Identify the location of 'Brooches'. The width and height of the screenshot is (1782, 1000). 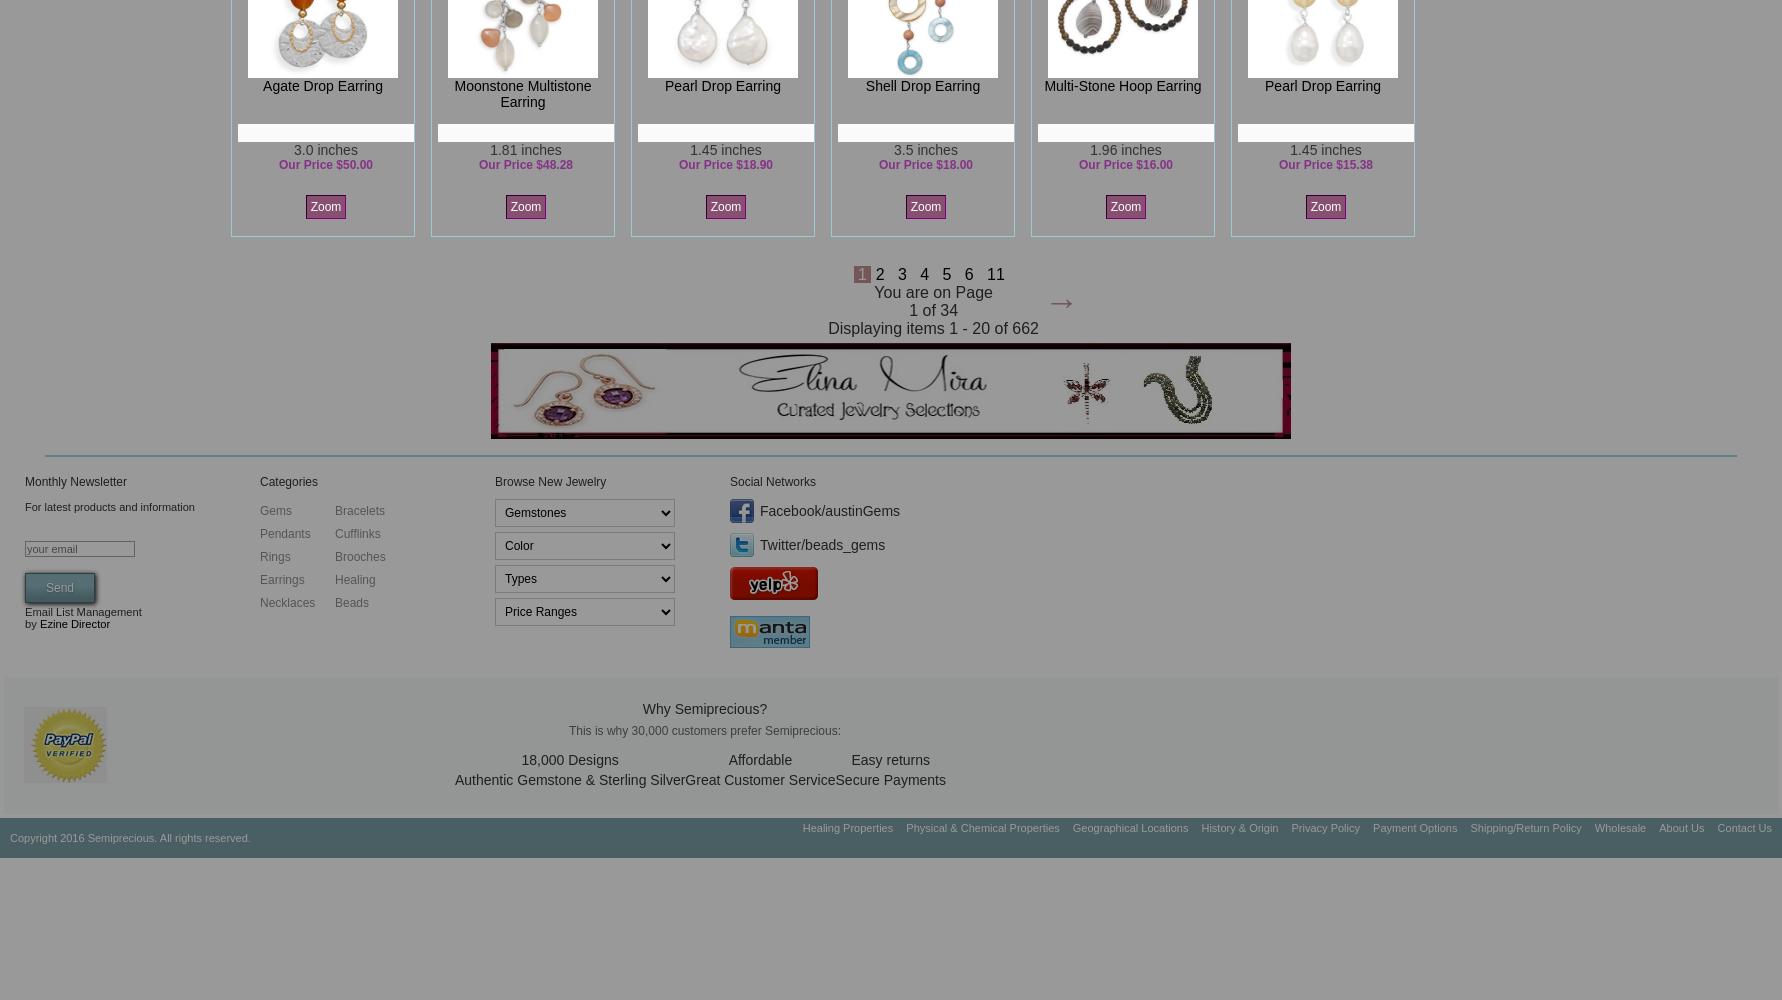
(359, 557).